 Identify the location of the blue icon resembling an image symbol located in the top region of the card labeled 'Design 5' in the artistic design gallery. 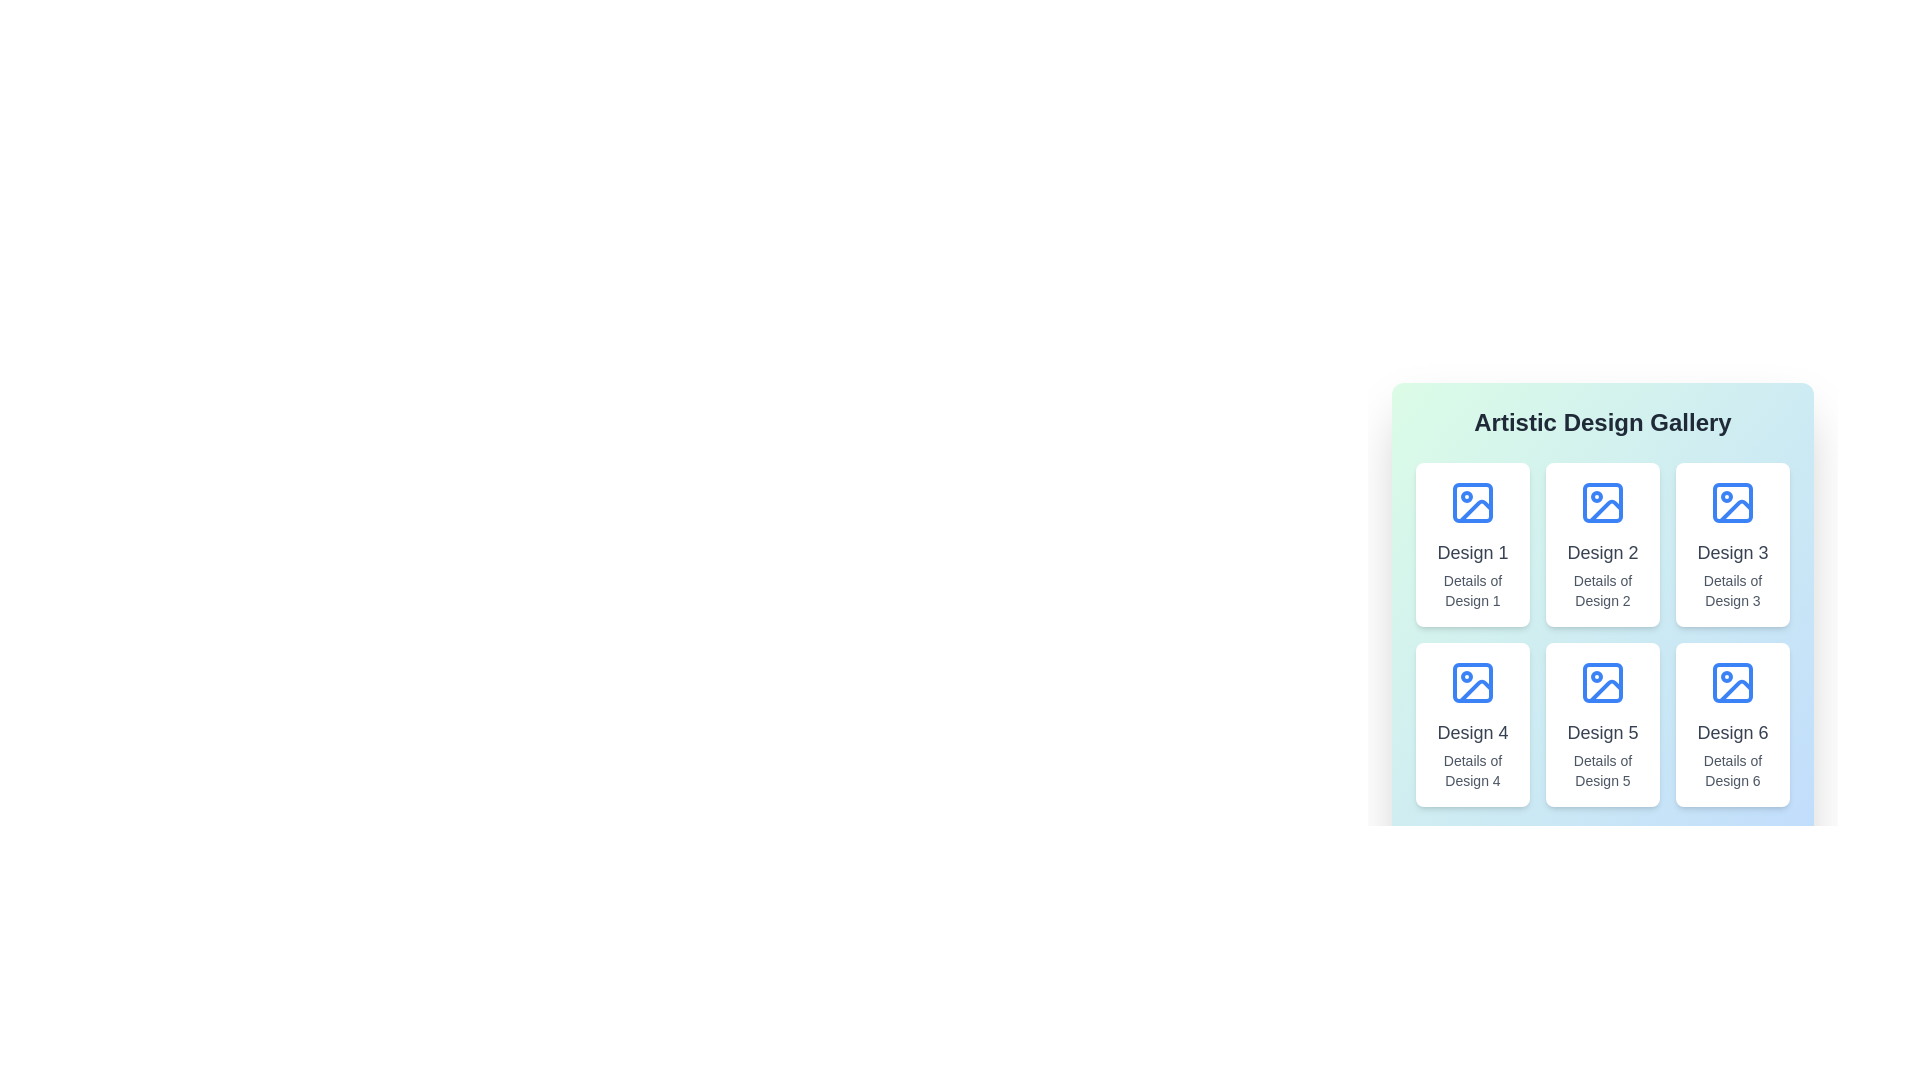
(1603, 681).